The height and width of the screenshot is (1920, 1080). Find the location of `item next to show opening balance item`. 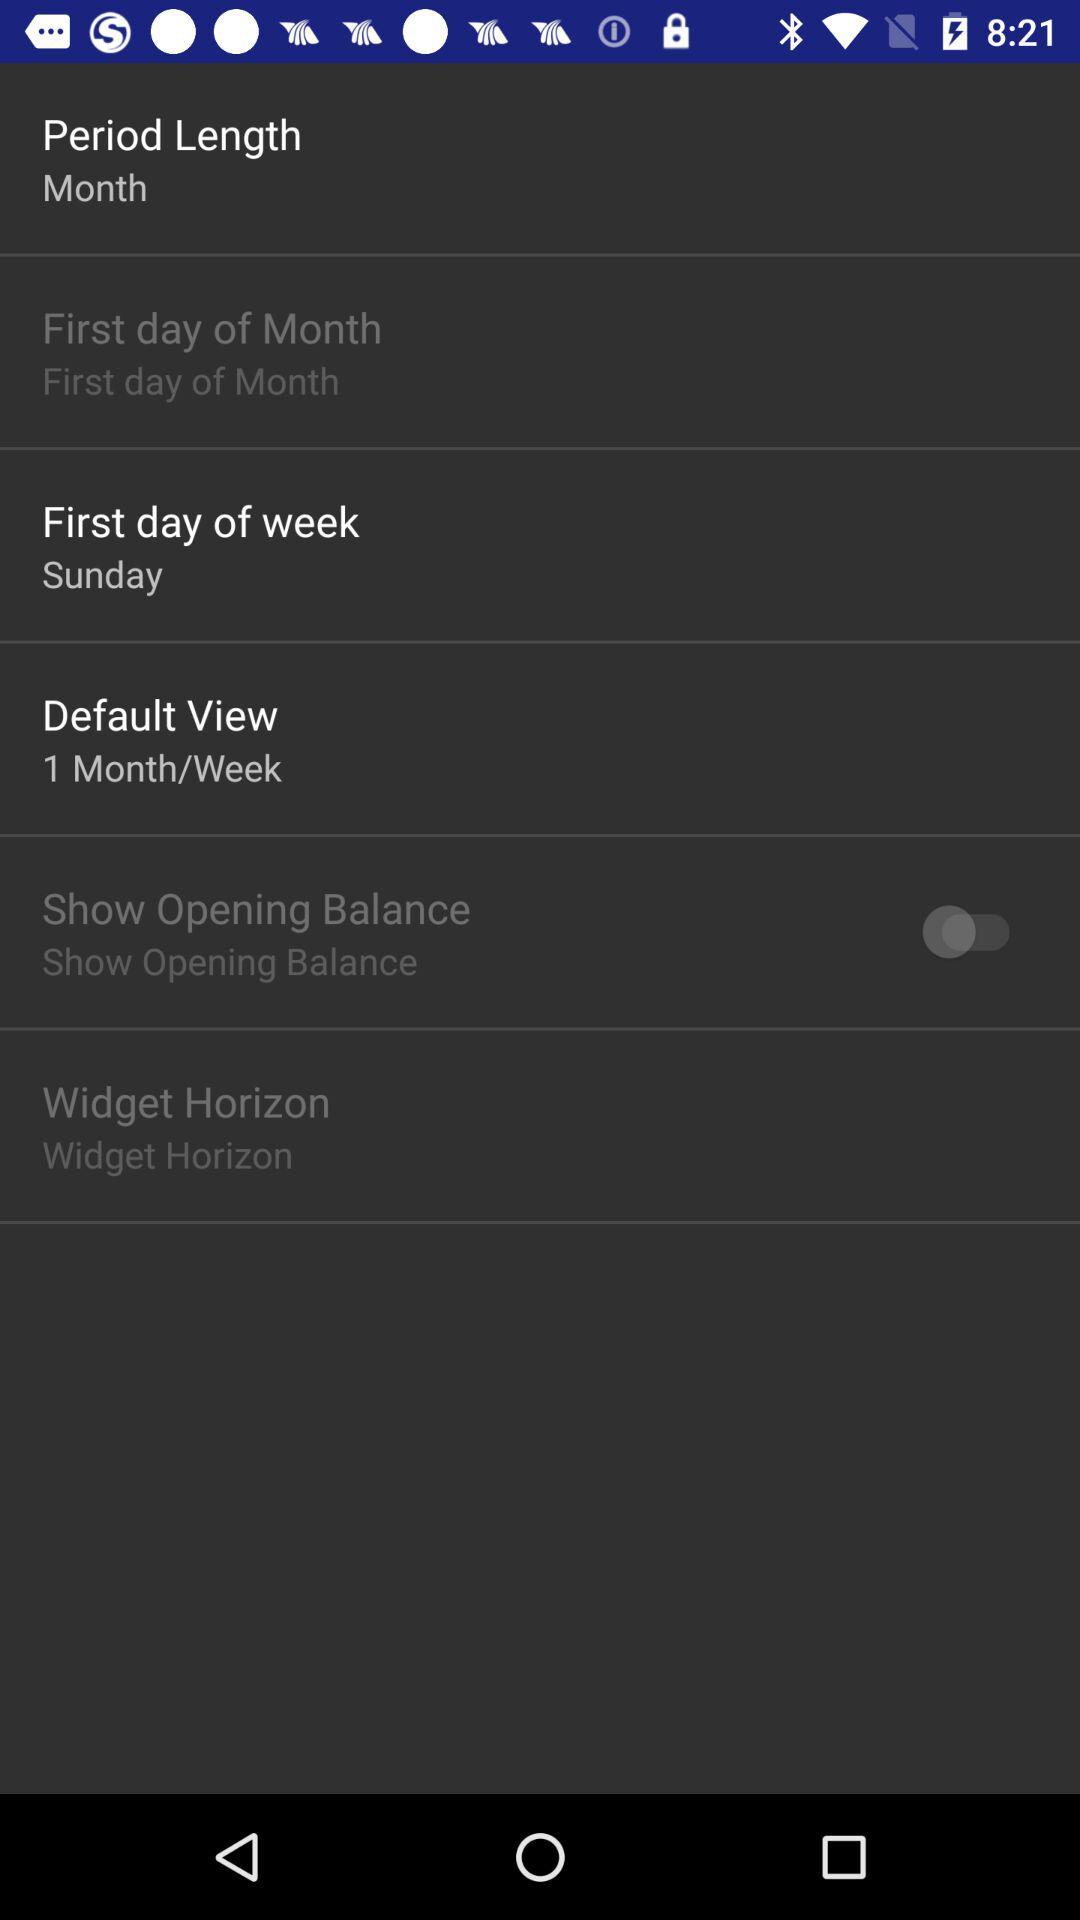

item next to show opening balance item is located at coordinates (974, 930).